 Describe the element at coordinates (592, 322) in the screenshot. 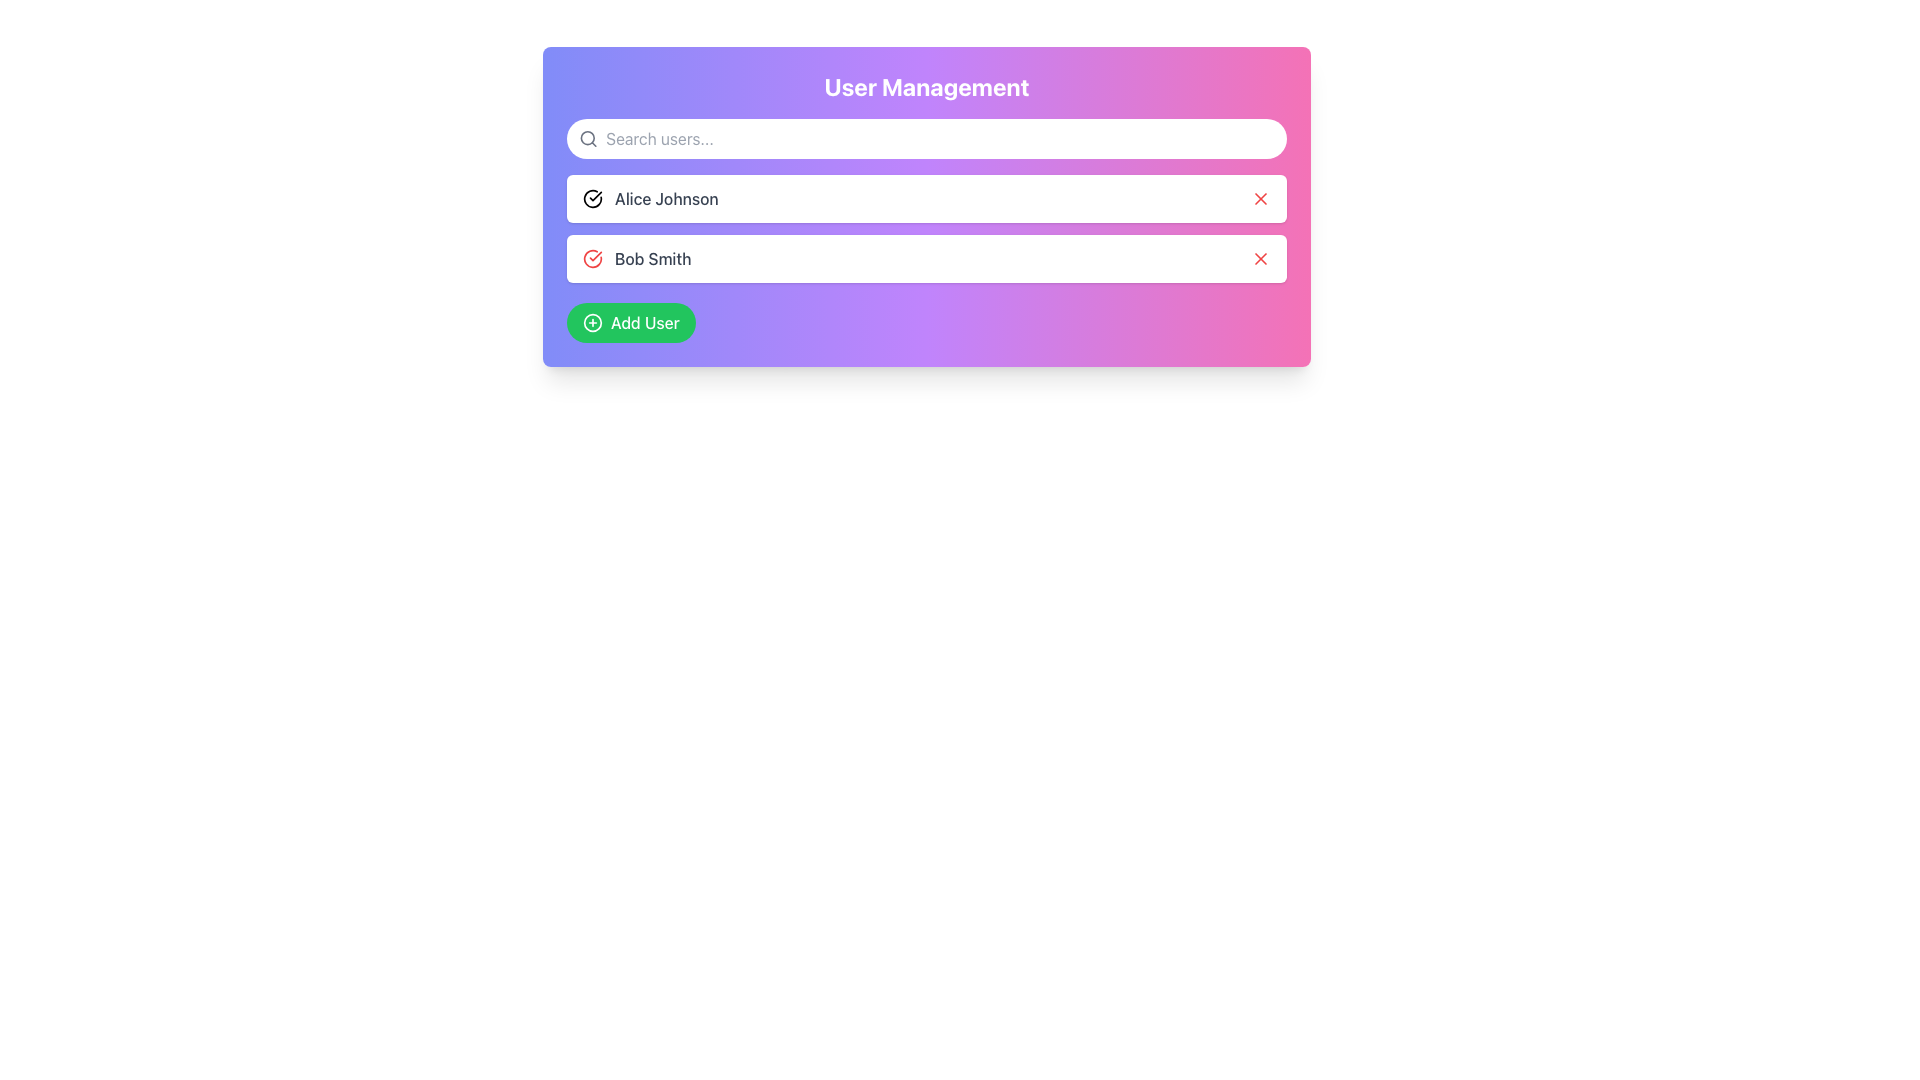

I see `the circular icon with a green plus symbol, located to the left of the 'Add User' text in the green button at the bottom section of the interface` at that location.